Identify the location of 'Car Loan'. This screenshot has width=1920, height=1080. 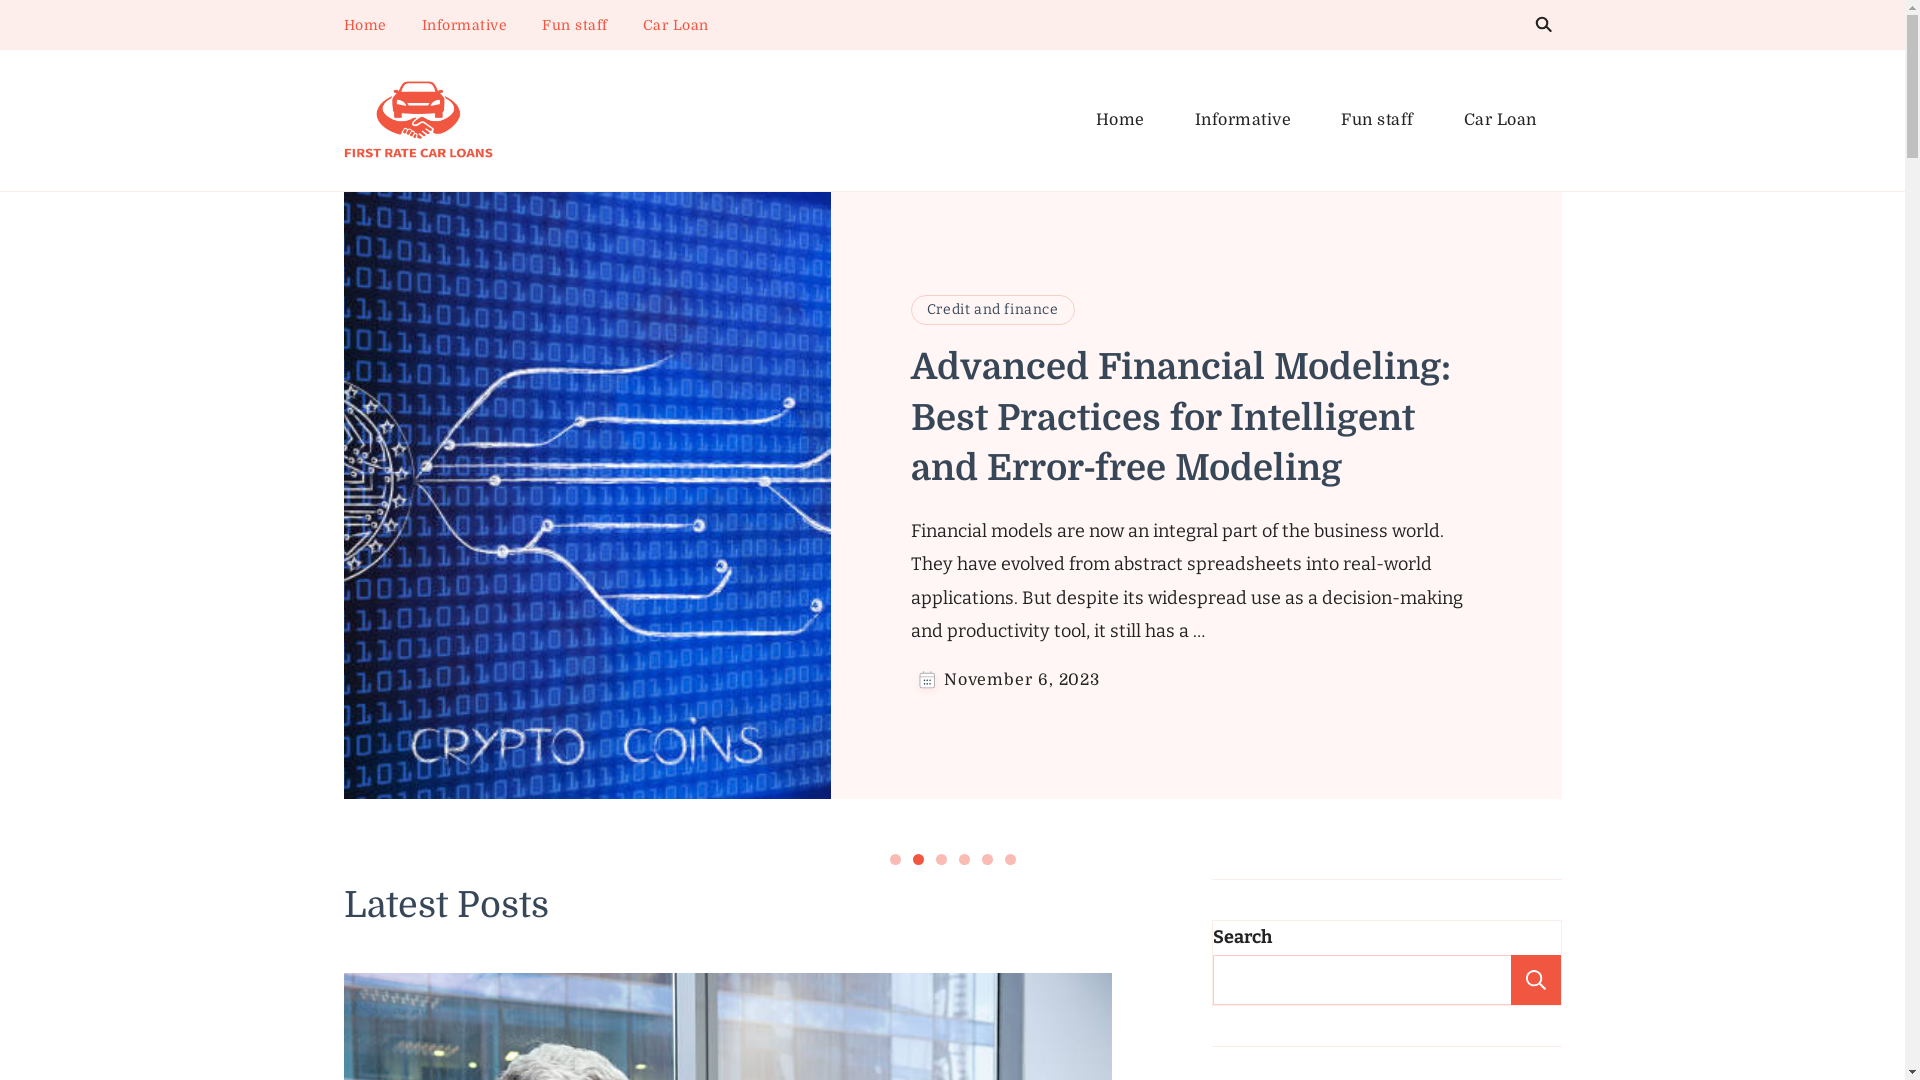
(1437, 120).